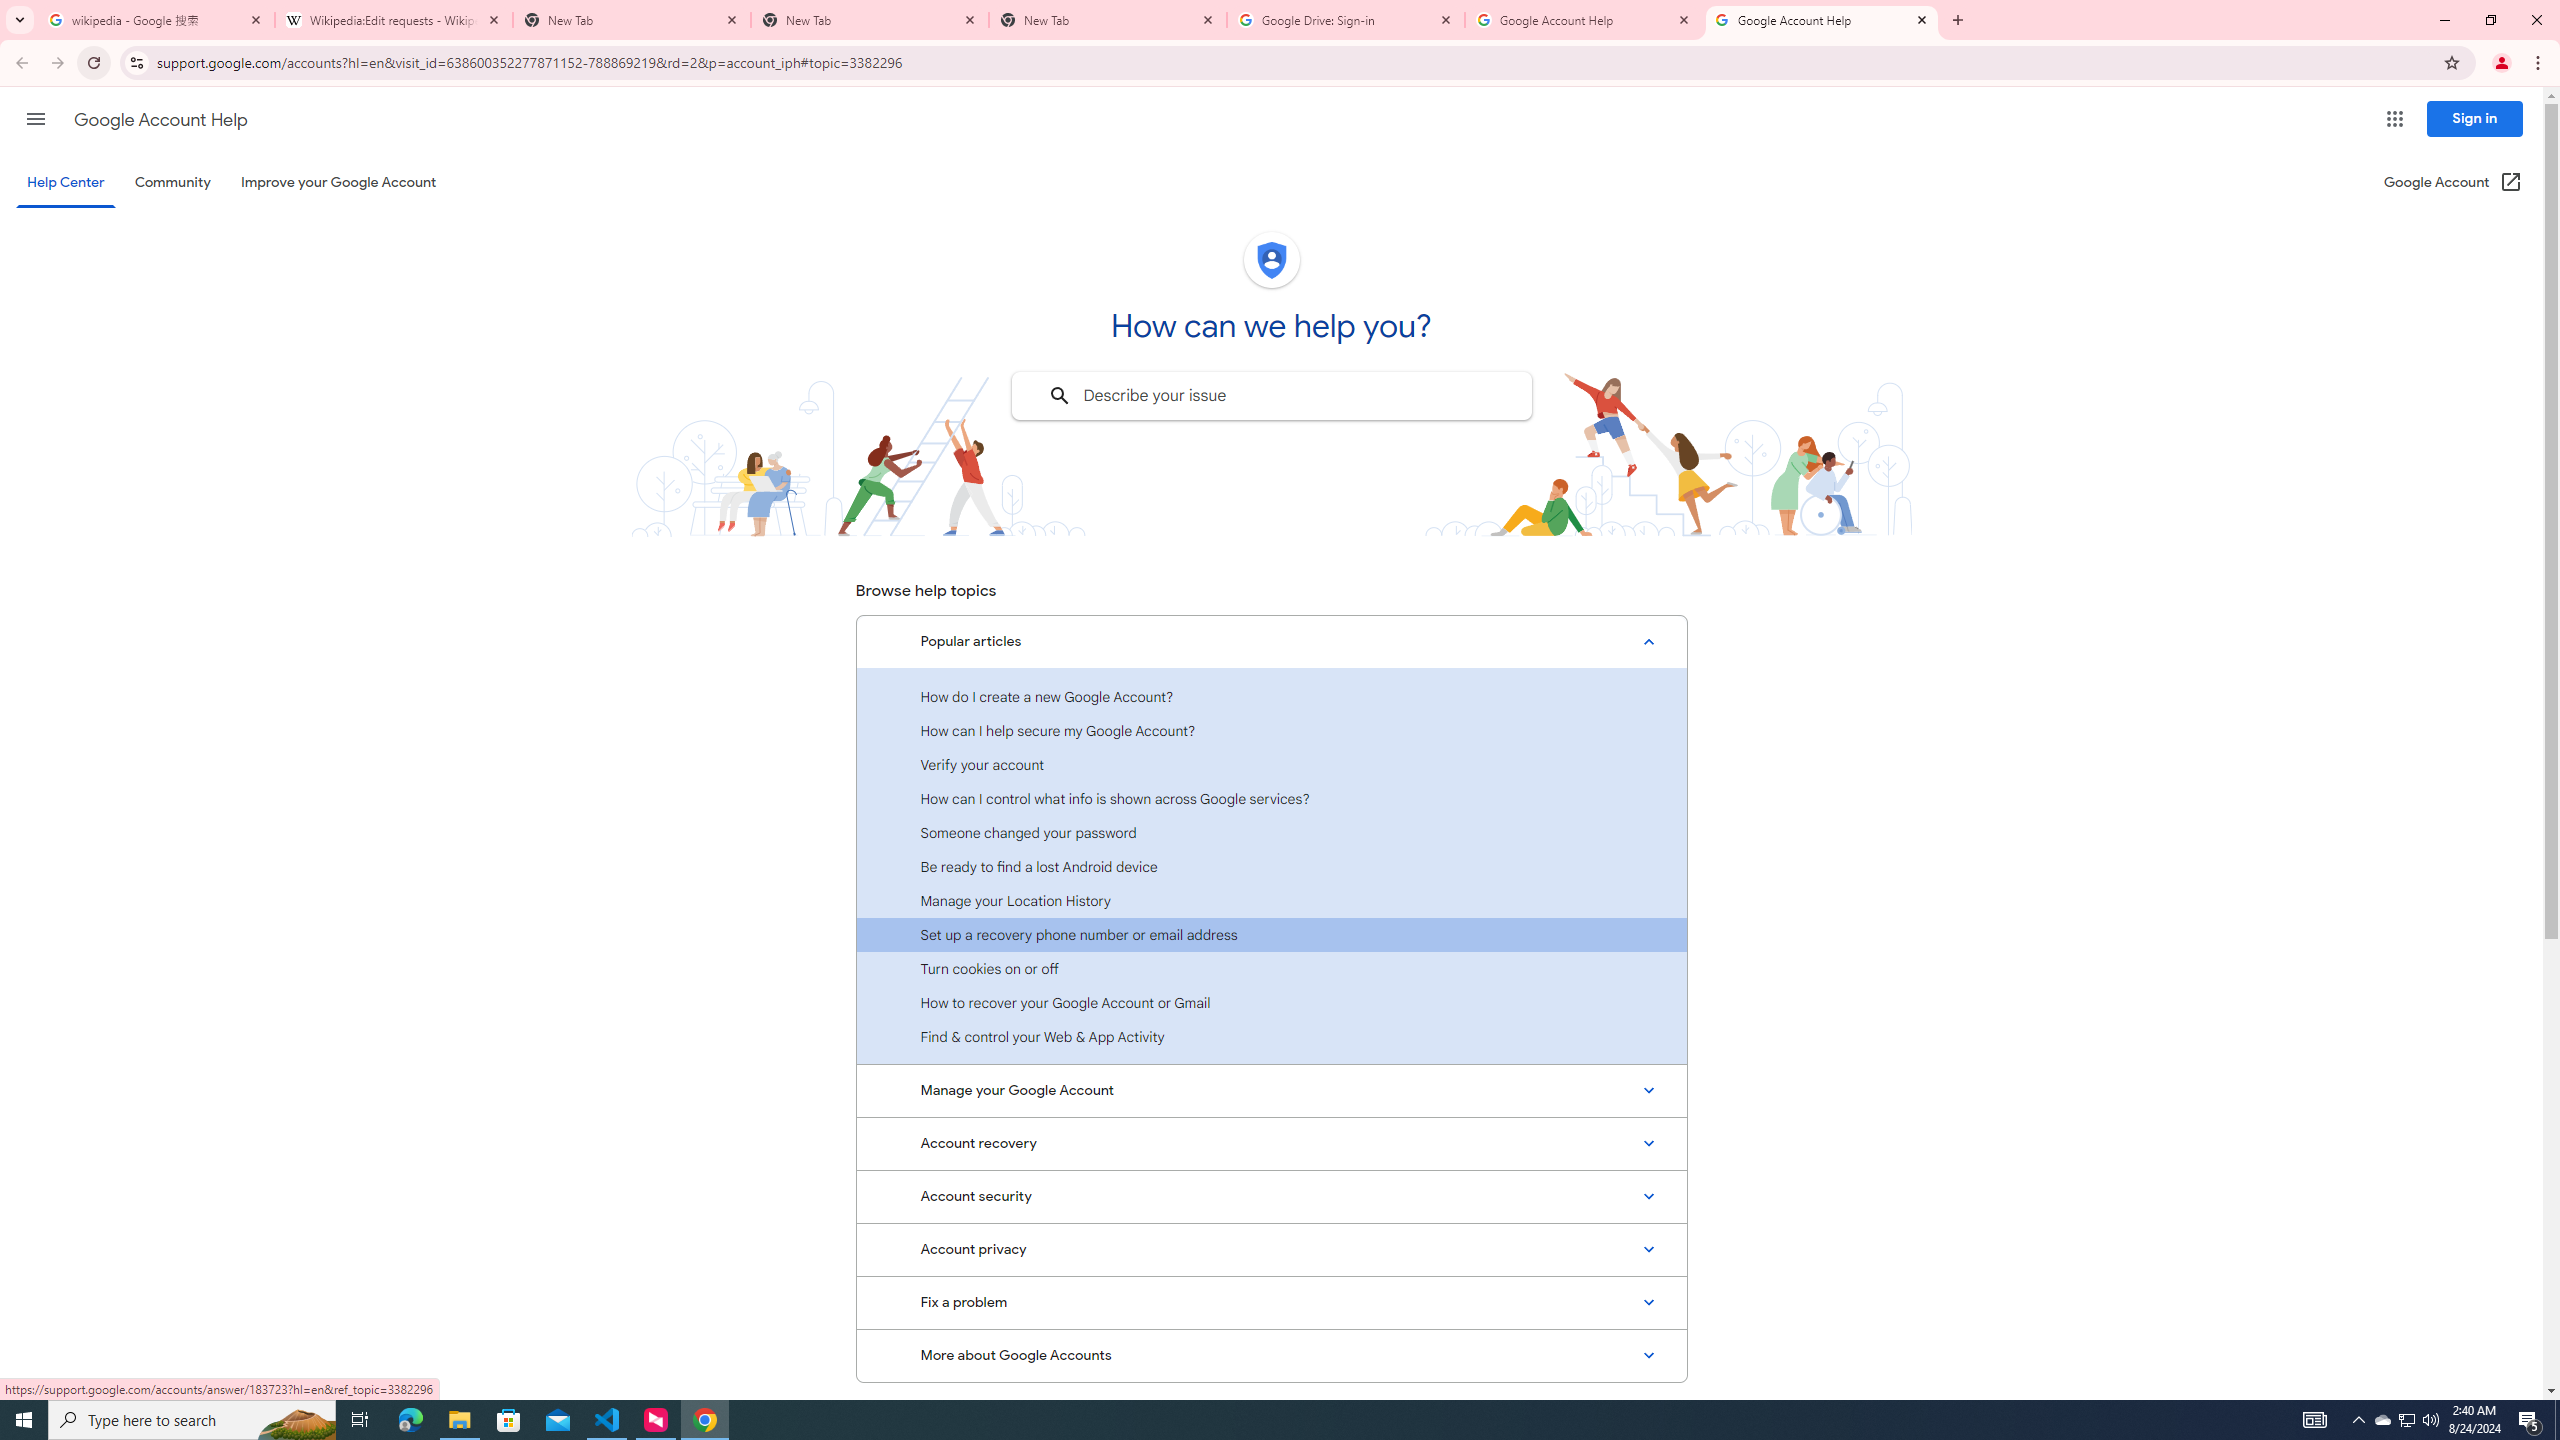 The height and width of the screenshot is (1440, 2560). I want to click on 'Improve your Google Account', so click(338, 181).